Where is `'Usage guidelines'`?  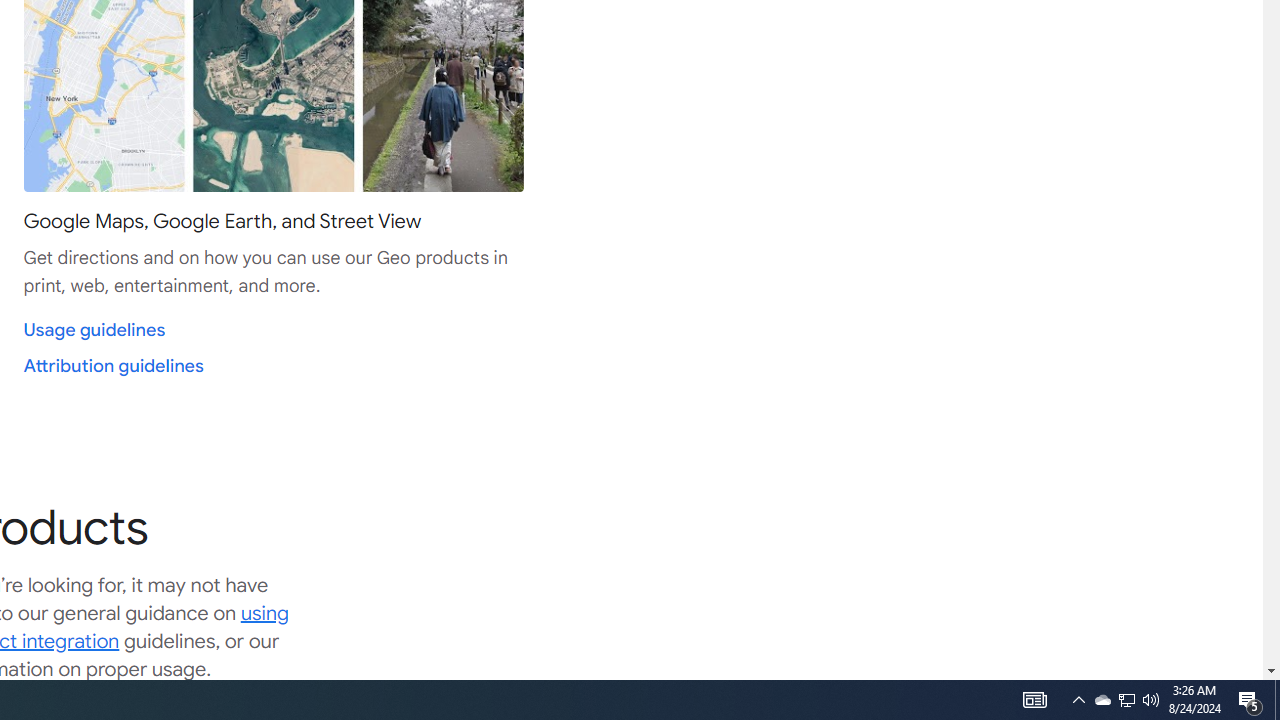
'Usage guidelines' is located at coordinates (93, 329).